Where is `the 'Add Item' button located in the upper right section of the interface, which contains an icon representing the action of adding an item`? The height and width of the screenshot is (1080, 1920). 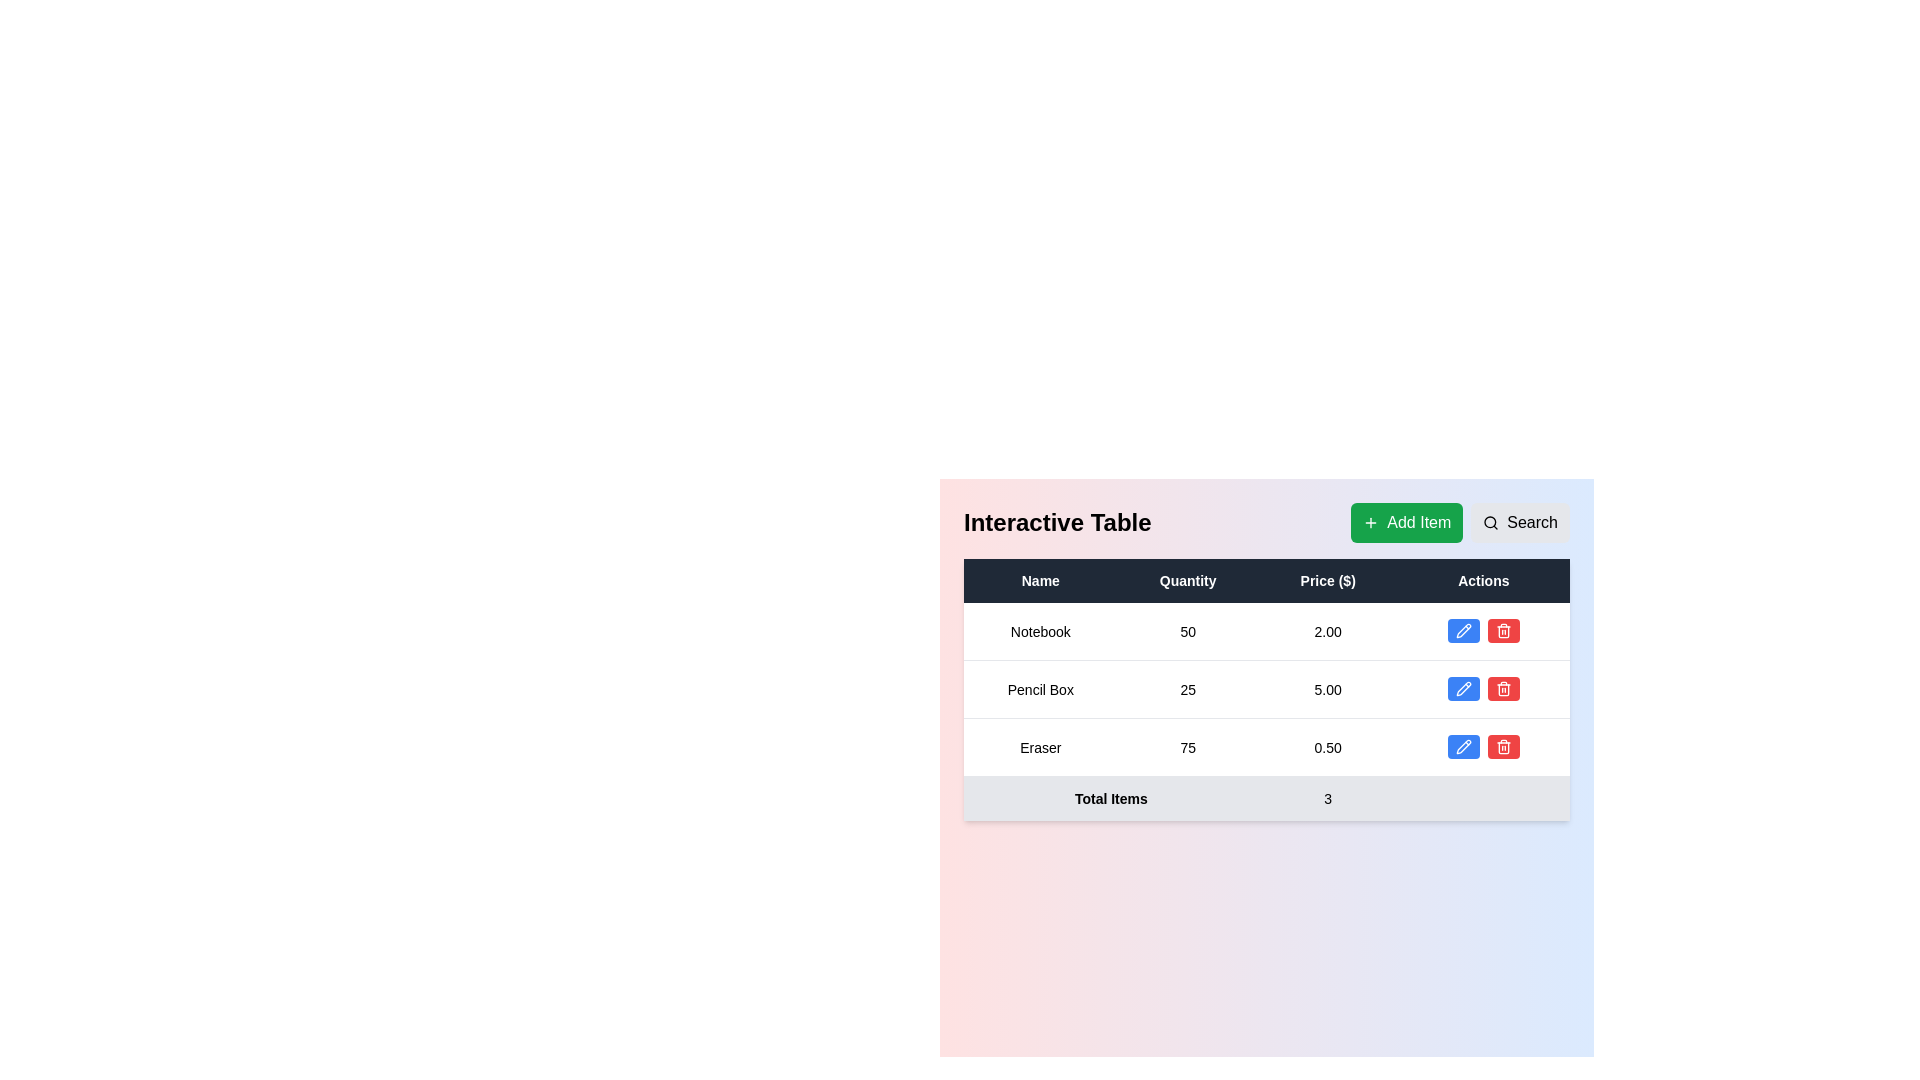
the 'Add Item' button located in the upper right section of the interface, which contains an icon representing the action of adding an item is located at coordinates (1370, 522).